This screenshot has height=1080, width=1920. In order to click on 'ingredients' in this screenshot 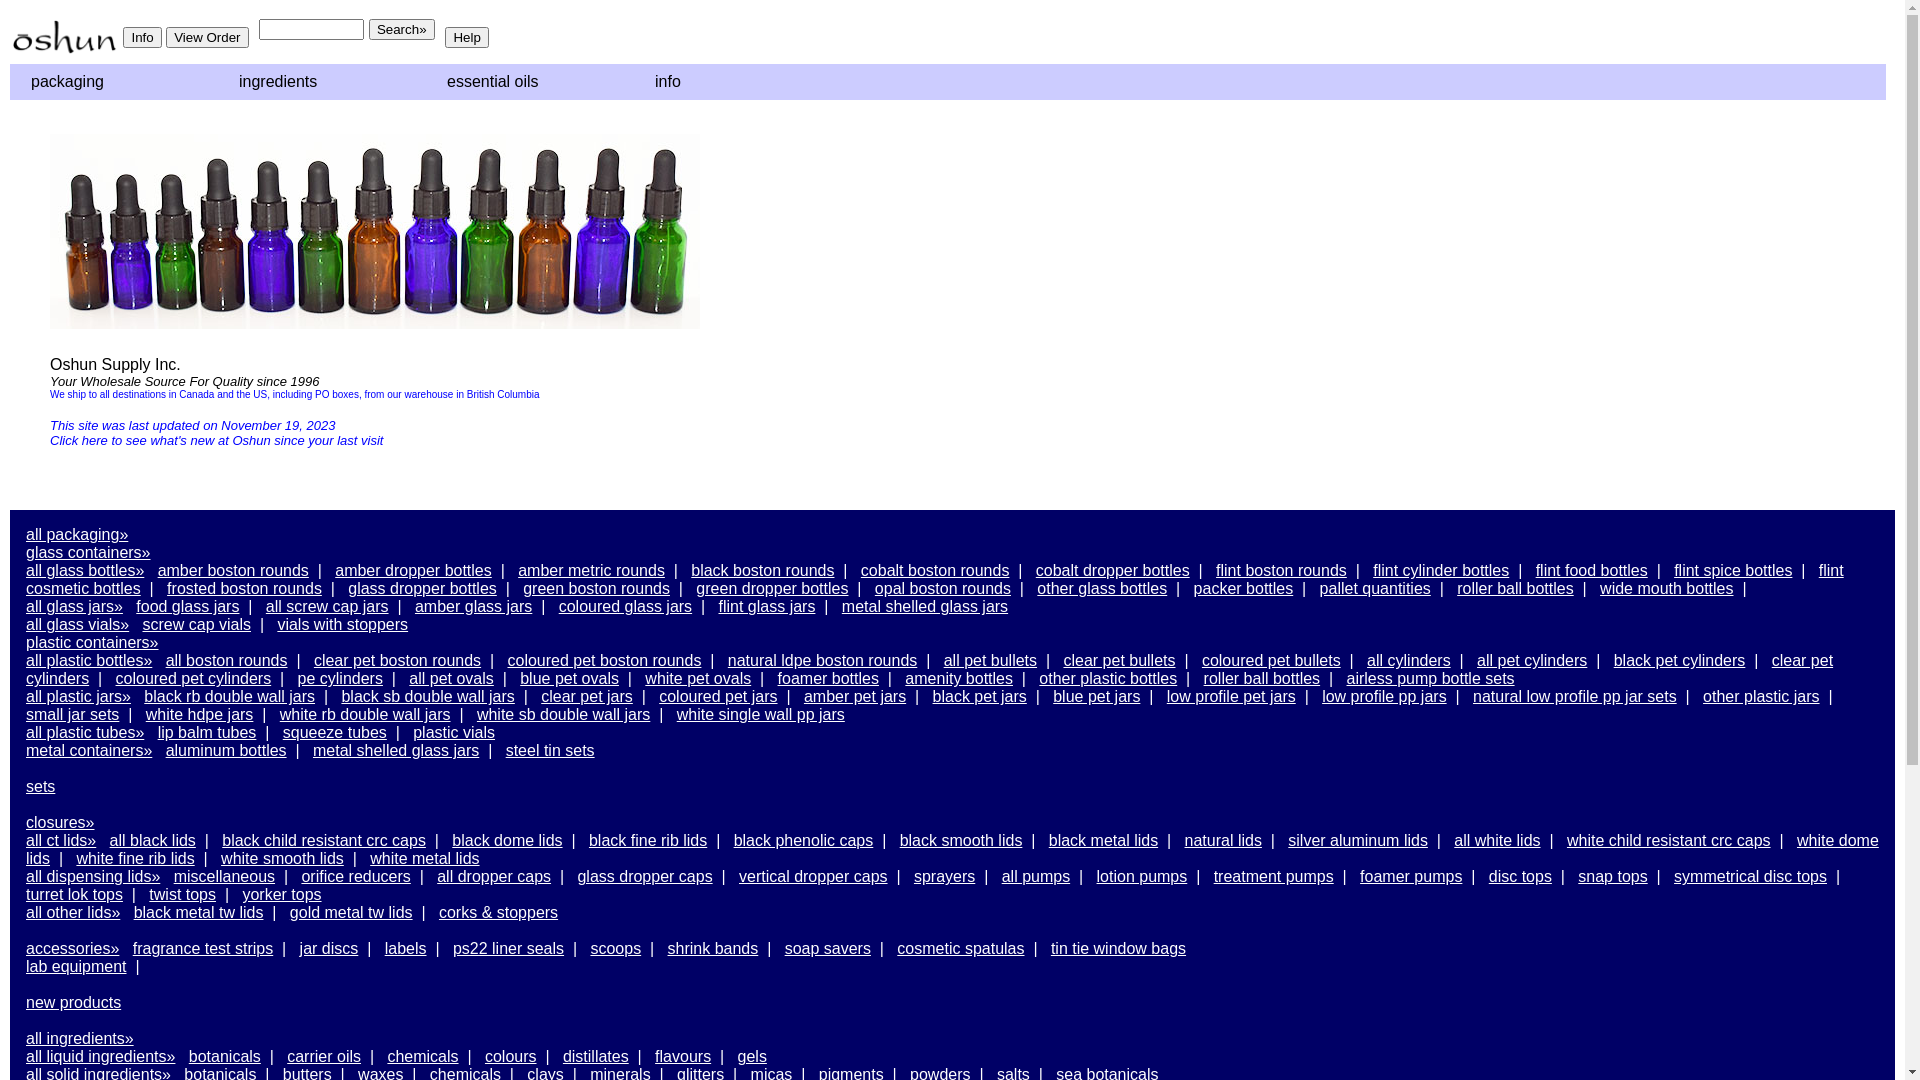, I will do `click(222, 80)`.